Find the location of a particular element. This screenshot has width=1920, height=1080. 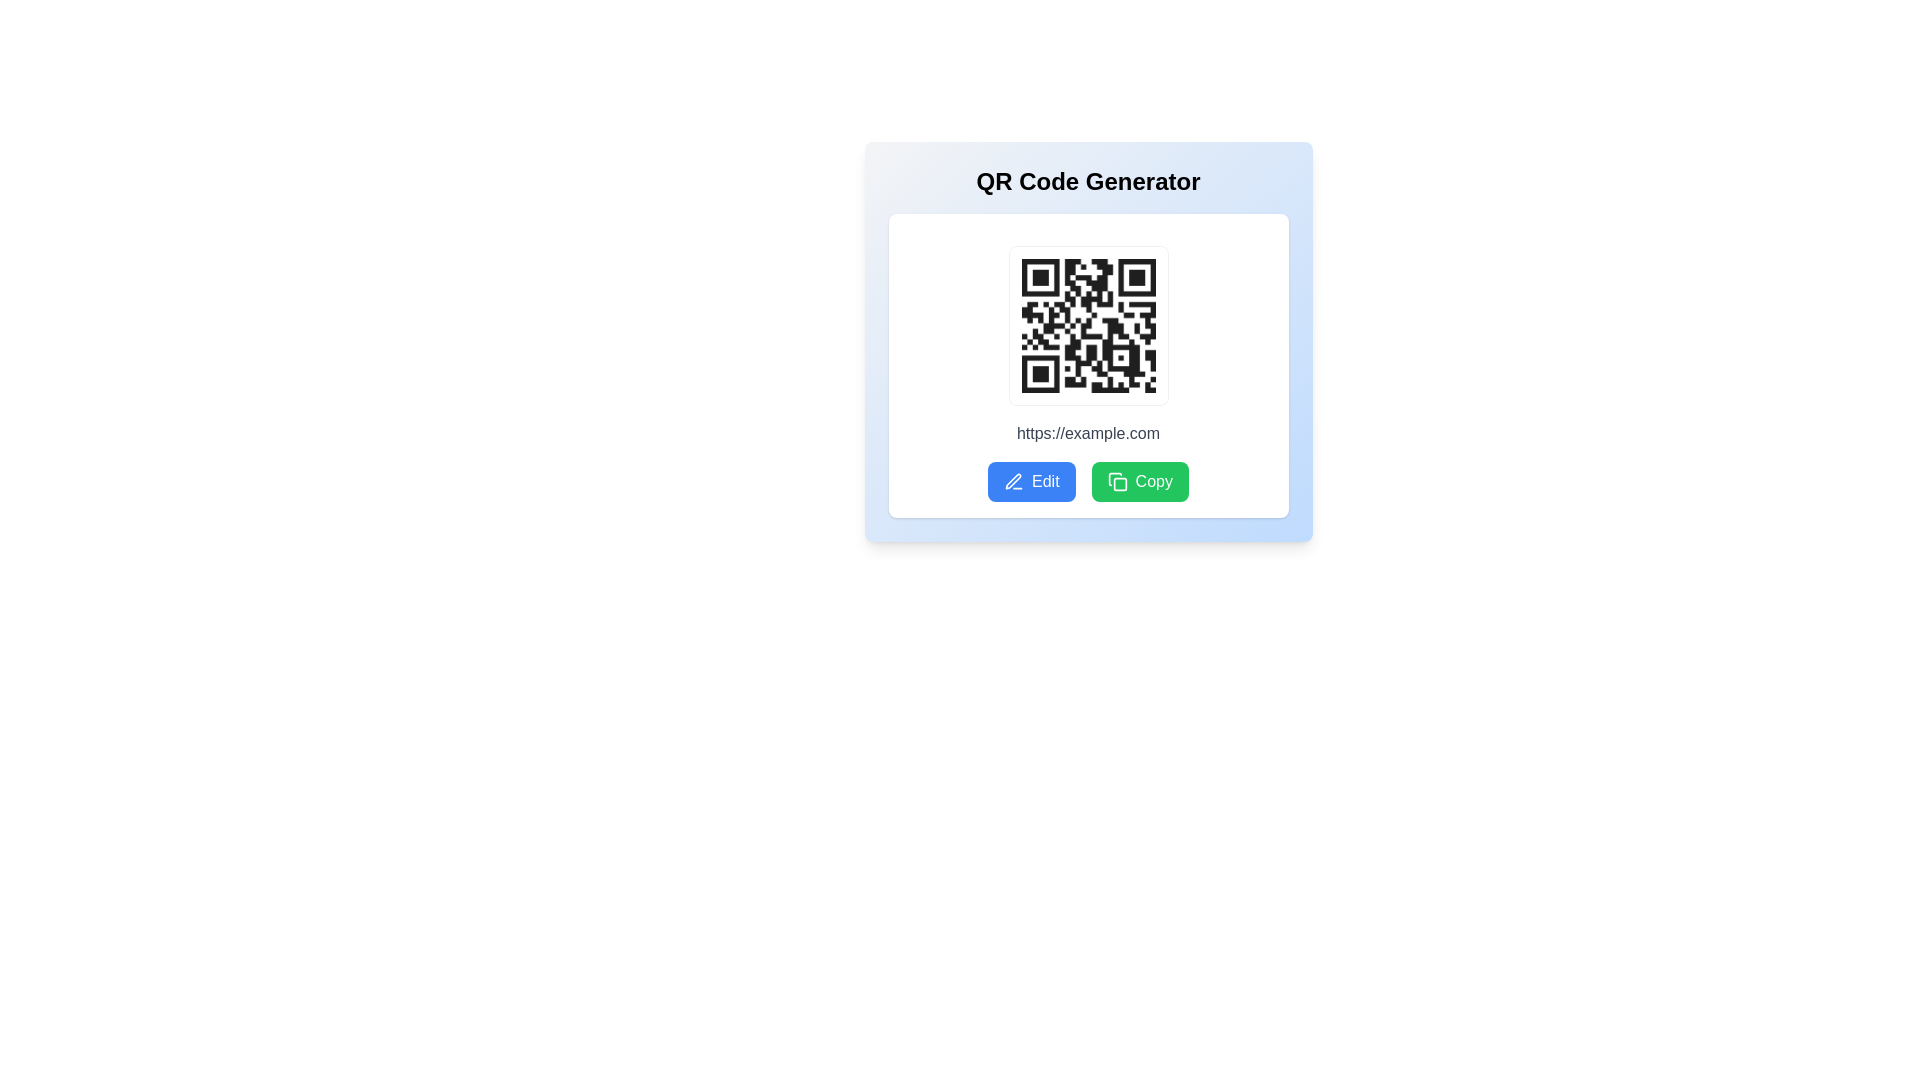

the SVG rectangle representing the 'Copy' icon located in the modal window titled 'QR Code Generator', which is positioned beneath the QR code display is located at coordinates (1120, 484).